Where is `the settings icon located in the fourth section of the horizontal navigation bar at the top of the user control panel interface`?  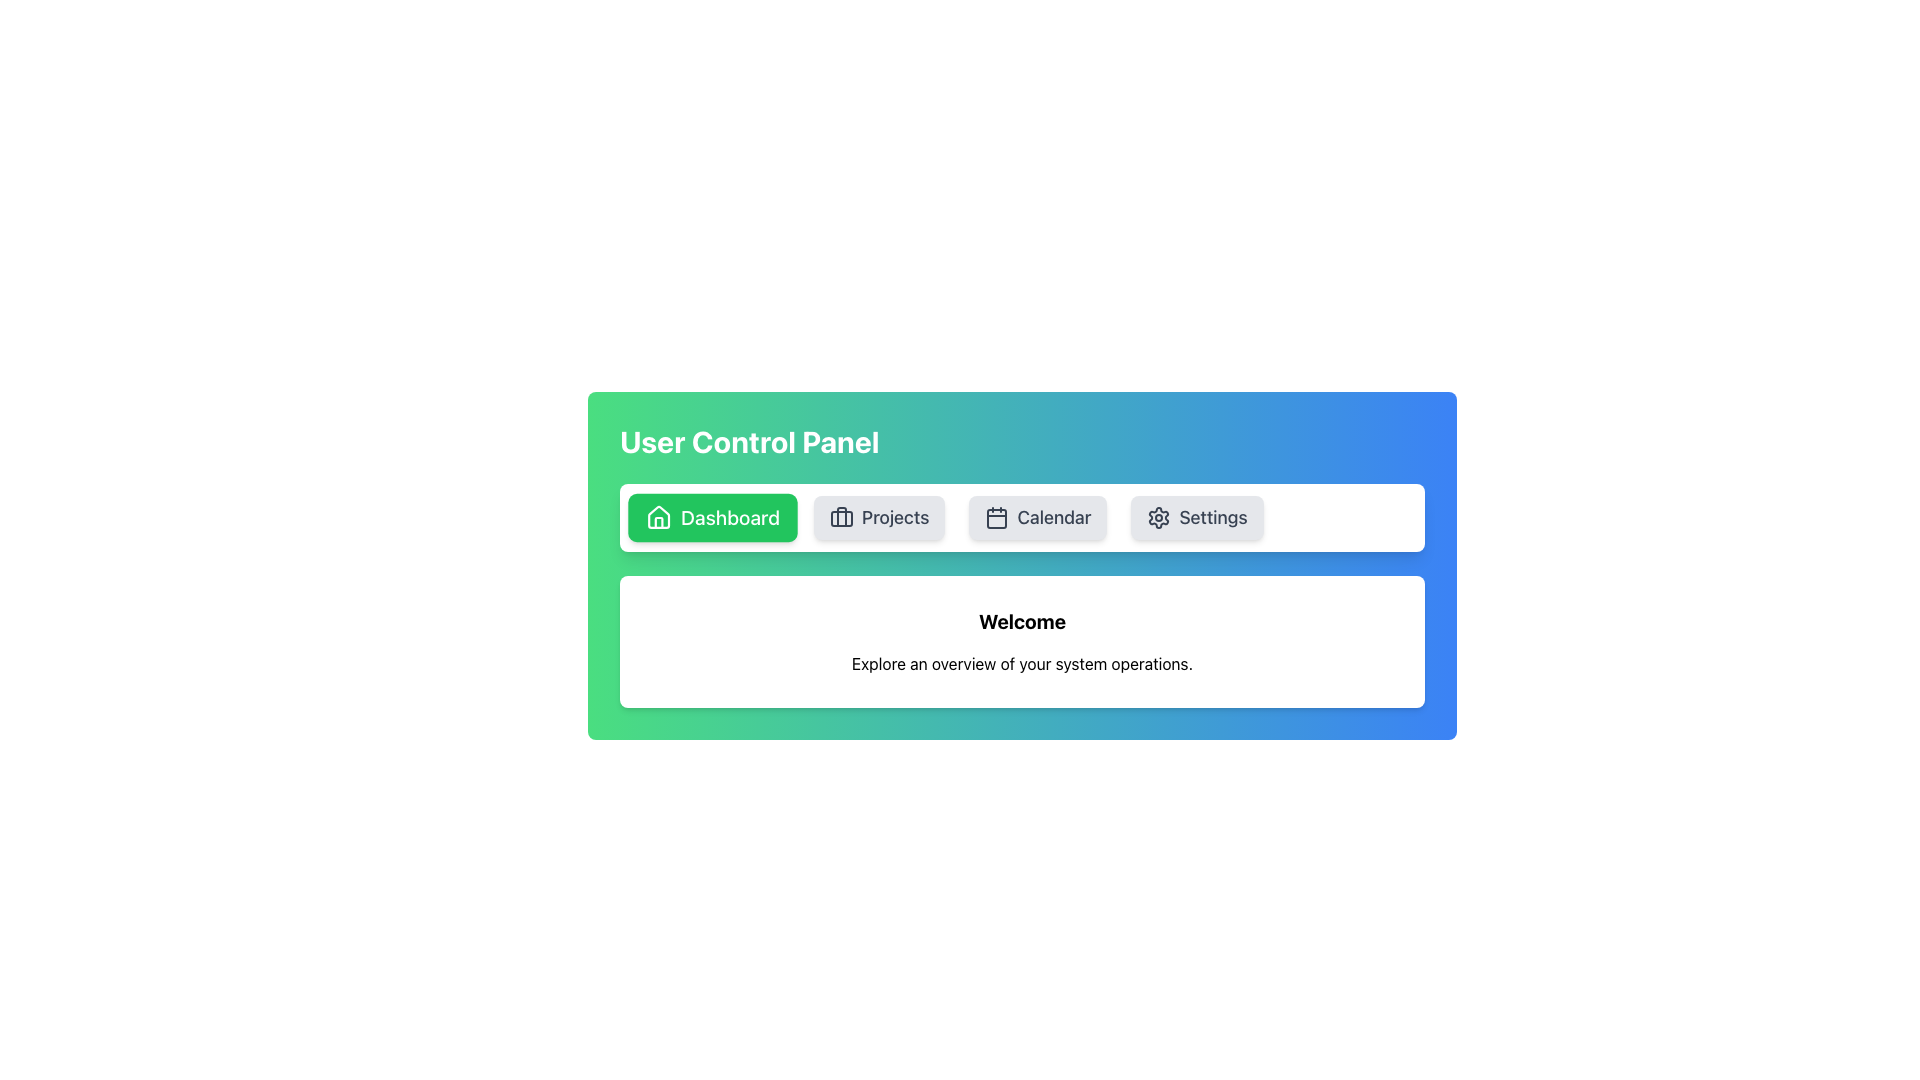 the settings icon located in the fourth section of the horizontal navigation bar at the top of the user control panel interface is located at coordinates (1159, 516).